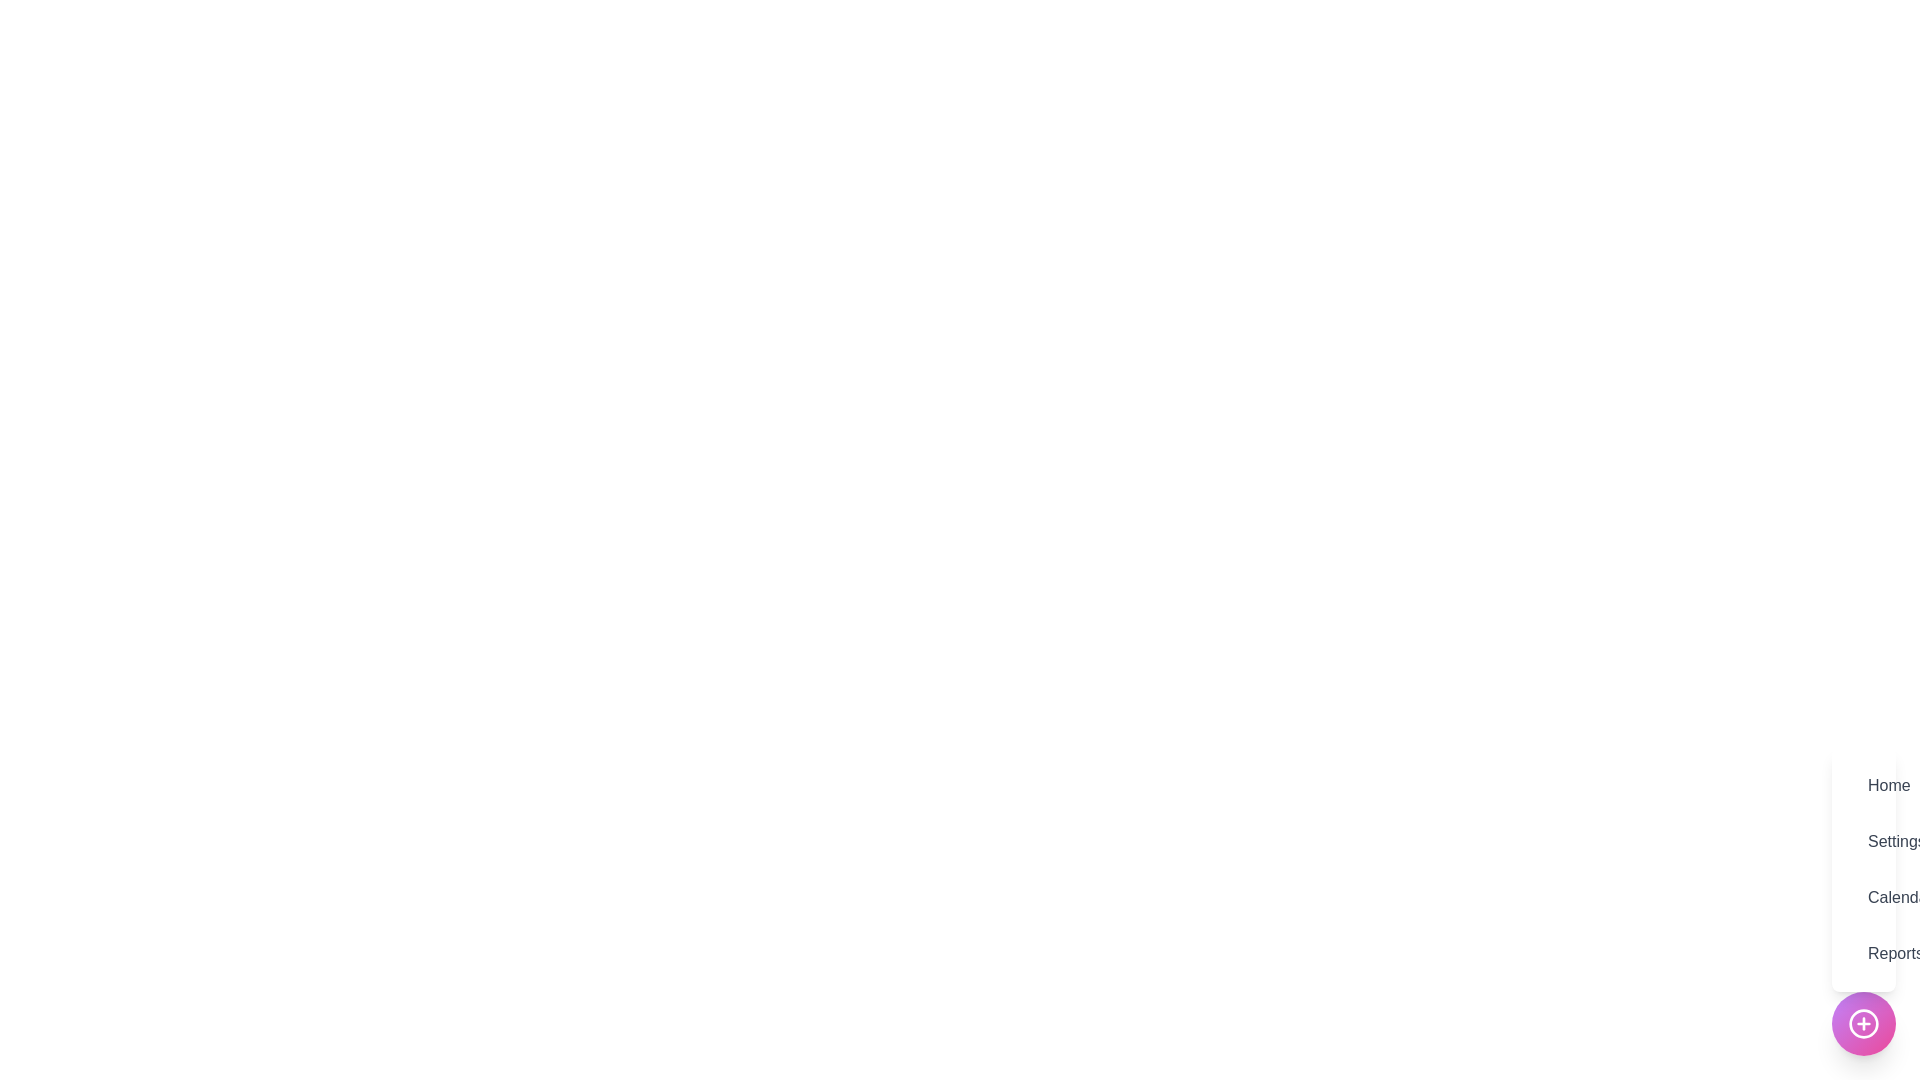 The image size is (1920, 1080). Describe the element at coordinates (1862, 952) in the screenshot. I see `the menu item labeled Reports to see its hover effect` at that location.